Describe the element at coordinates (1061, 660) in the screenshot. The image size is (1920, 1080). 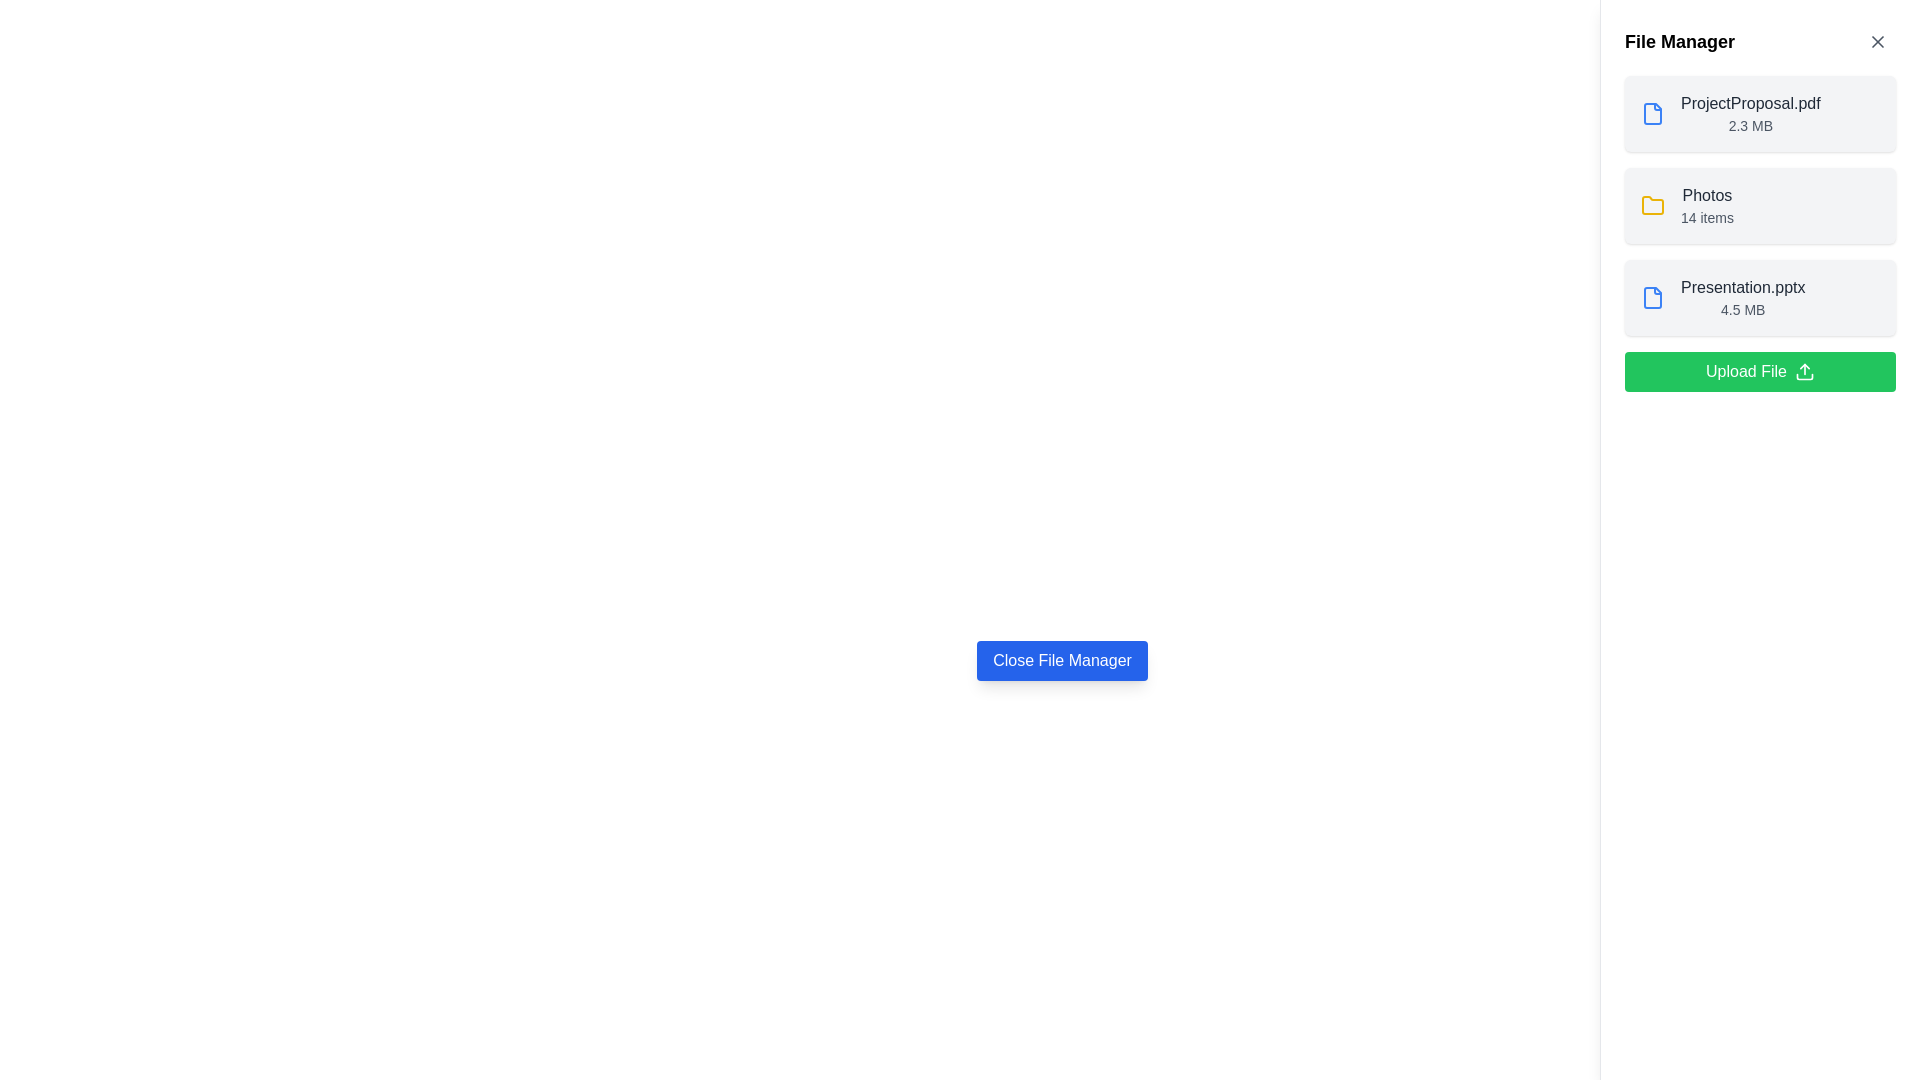
I see `the close button located at the bottom center of the file manager interface` at that location.